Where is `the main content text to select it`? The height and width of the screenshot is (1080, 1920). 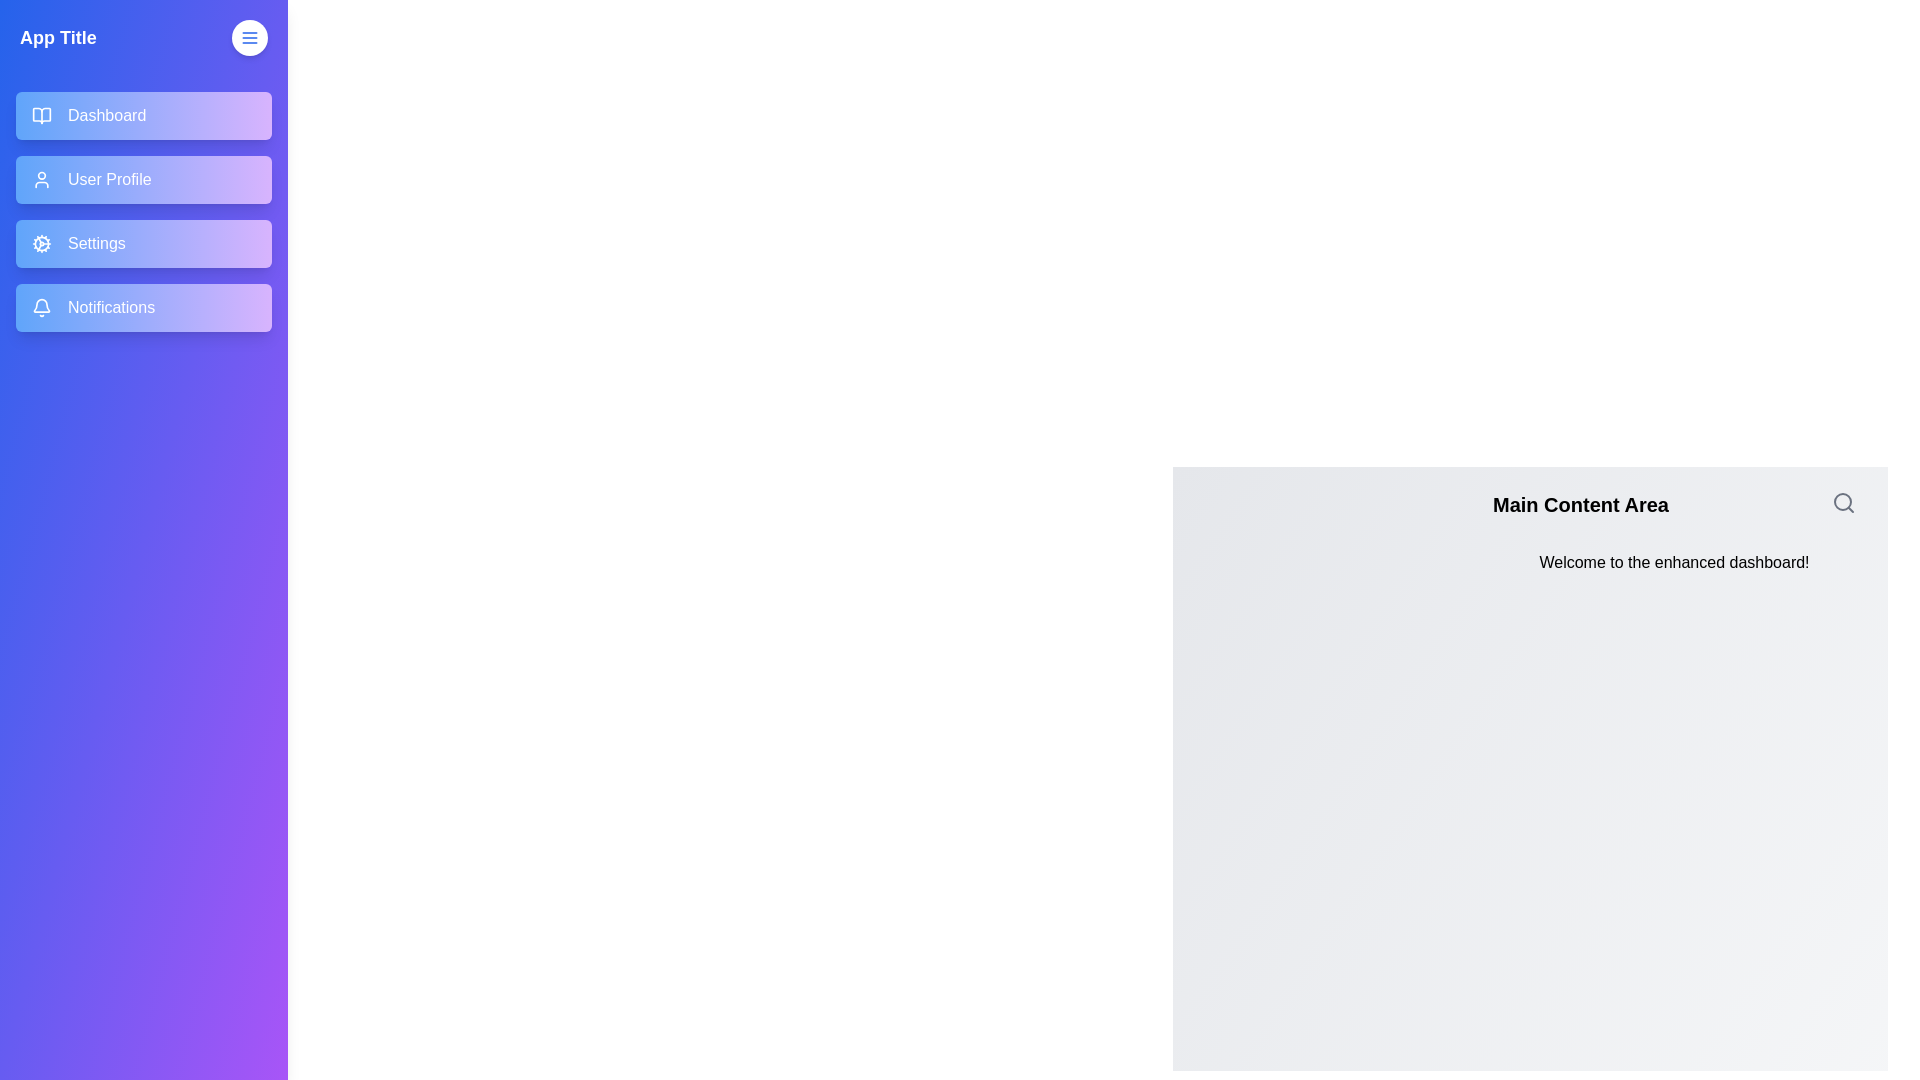
the main content text to select it is located at coordinates (1674, 563).